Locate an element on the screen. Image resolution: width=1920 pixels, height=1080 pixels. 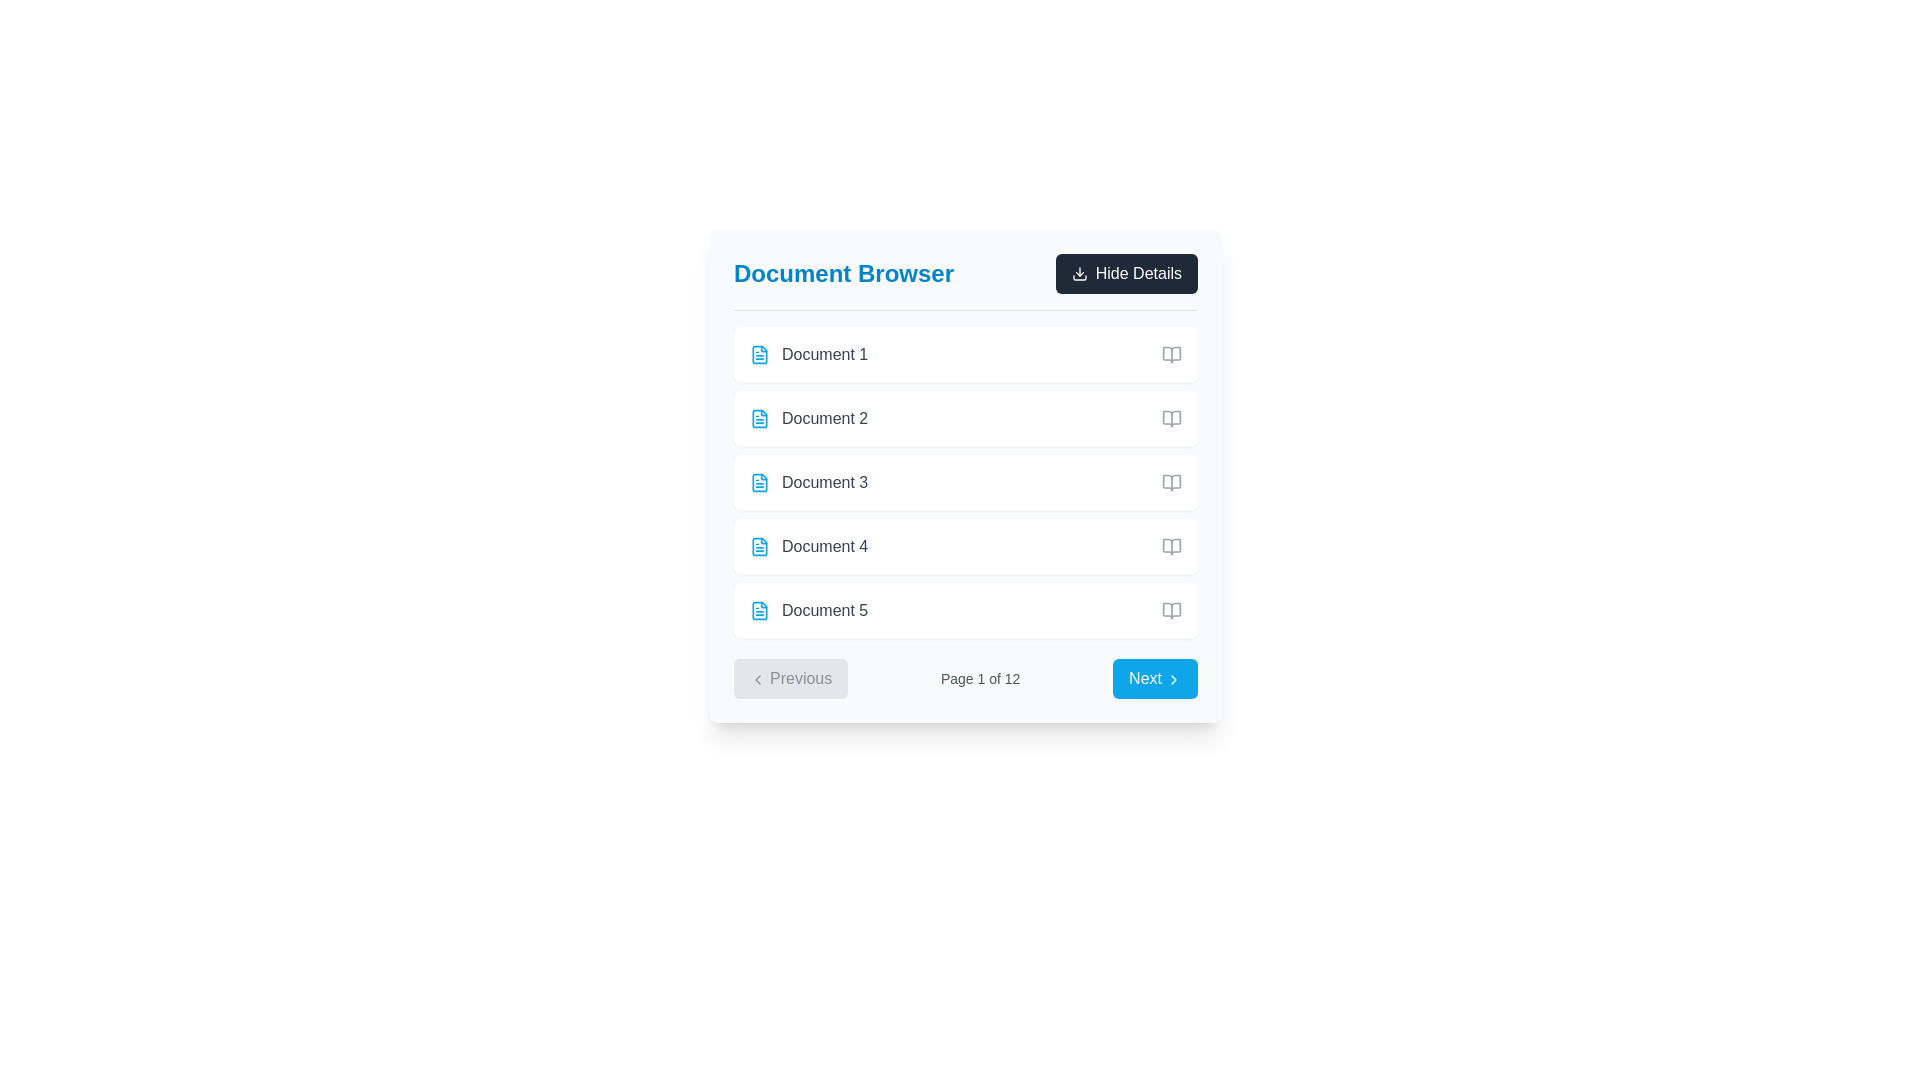
text of the label 'Document 3', which is styled in gray and is the third item in the 'Document Browser' list, positioned to the right of a document icon is located at coordinates (825, 482).